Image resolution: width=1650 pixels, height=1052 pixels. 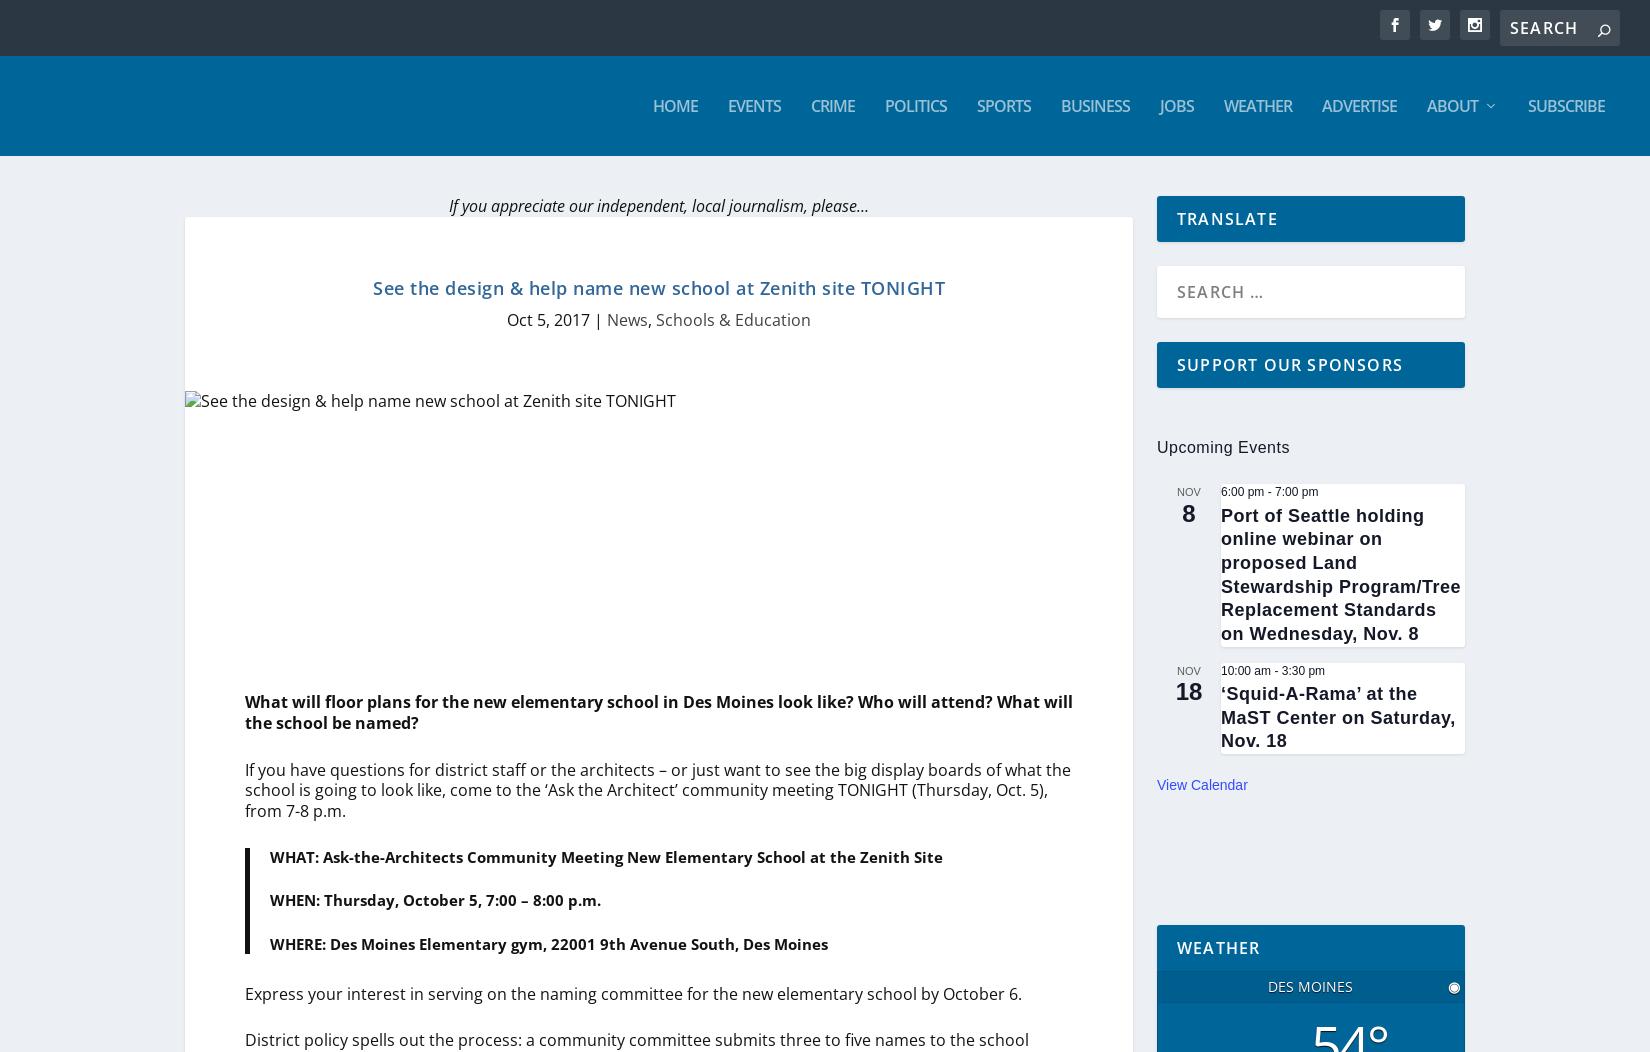 What do you see at coordinates (547, 319) in the screenshot?
I see `'Oct 5, 2017'` at bounding box center [547, 319].